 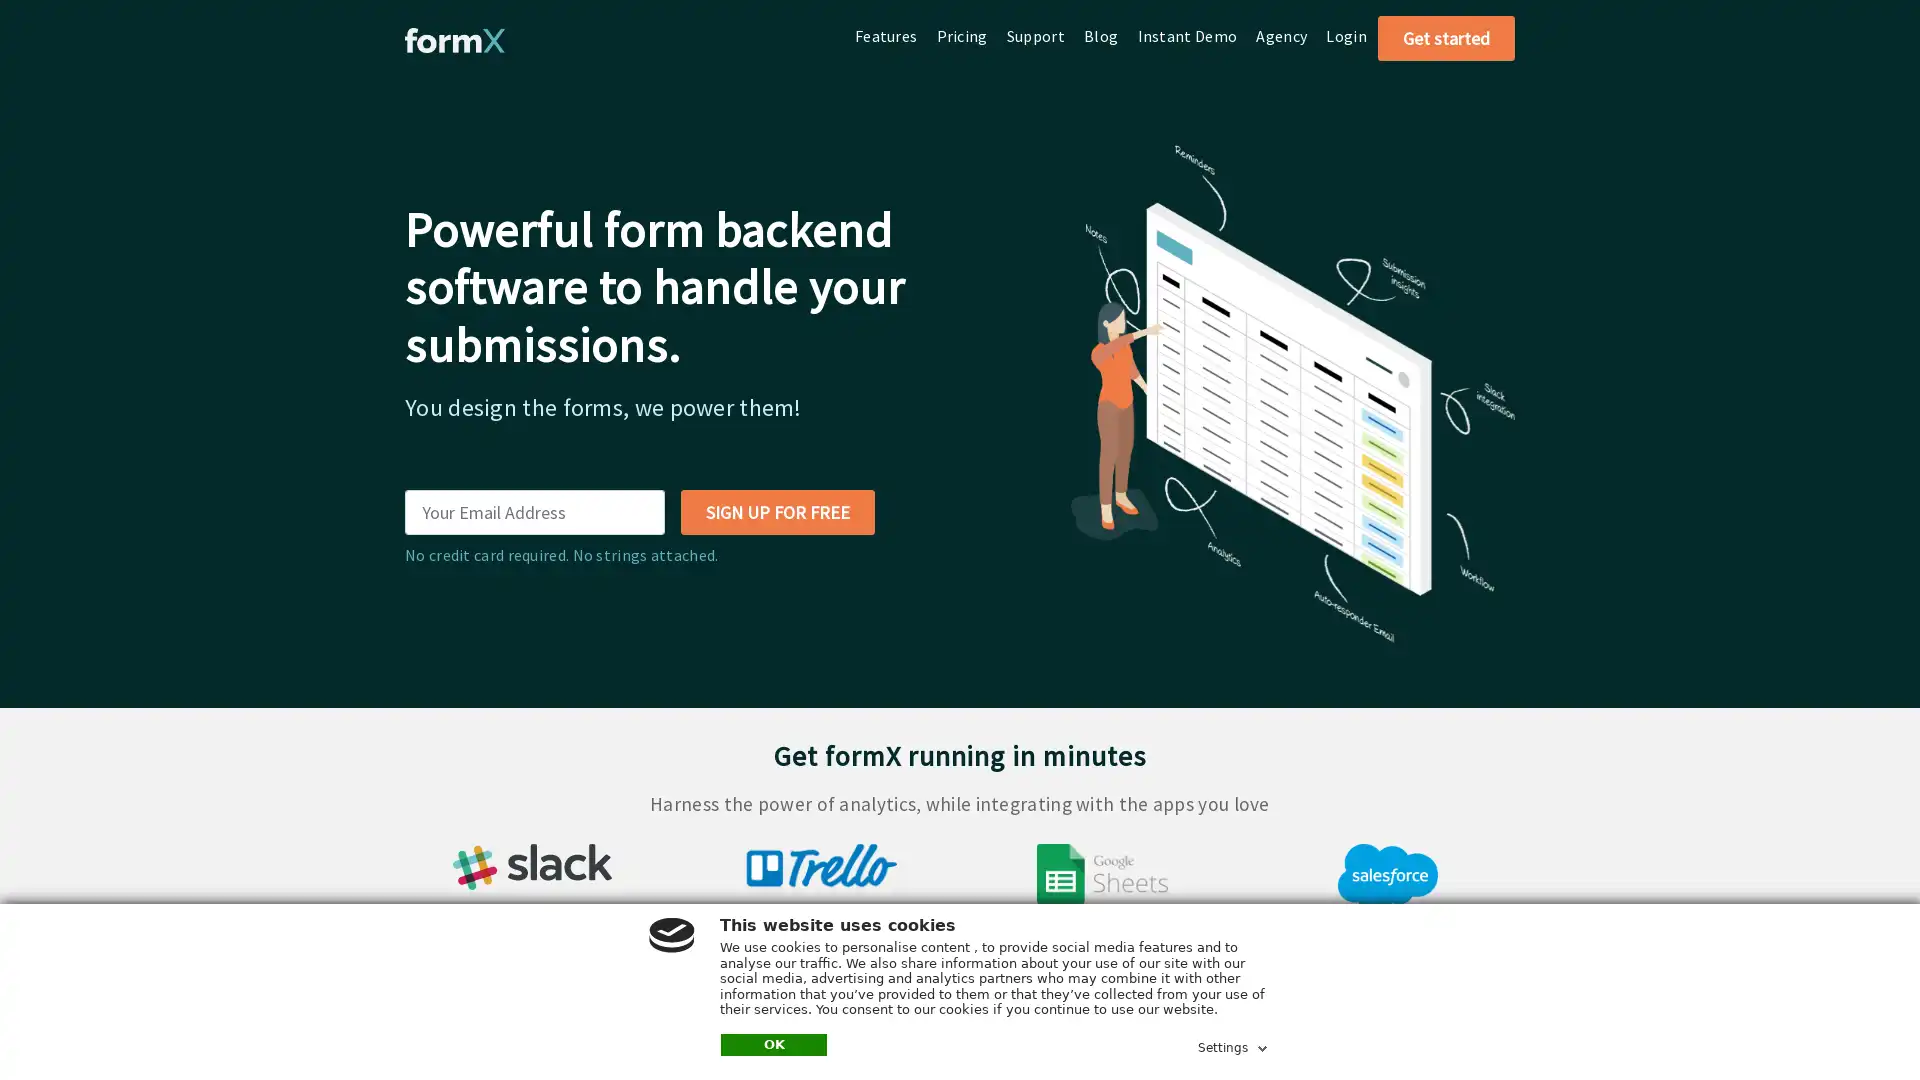 What do you see at coordinates (776, 511) in the screenshot?
I see `SIGN UP FOR FREE` at bounding box center [776, 511].